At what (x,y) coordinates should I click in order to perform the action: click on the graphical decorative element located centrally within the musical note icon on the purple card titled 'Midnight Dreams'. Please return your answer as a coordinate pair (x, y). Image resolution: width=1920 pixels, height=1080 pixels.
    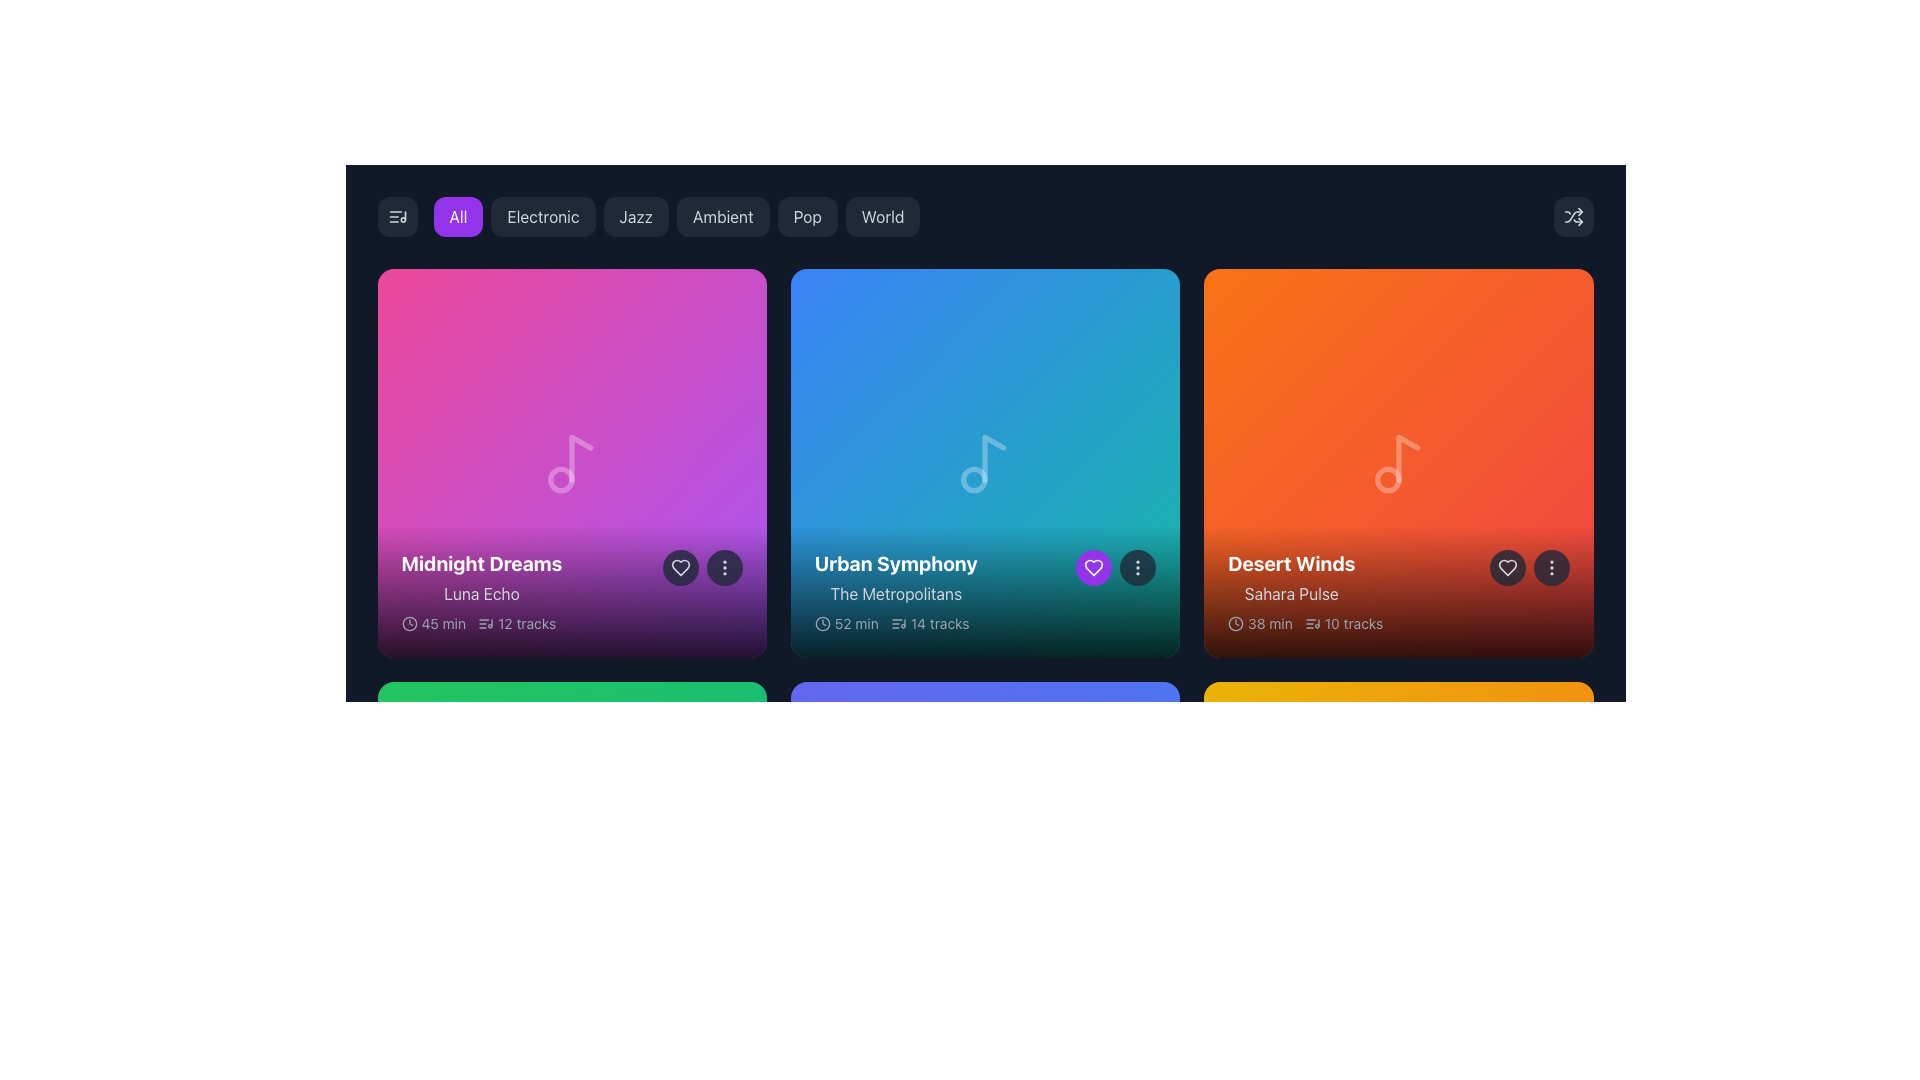
    Looking at the image, I should click on (560, 479).